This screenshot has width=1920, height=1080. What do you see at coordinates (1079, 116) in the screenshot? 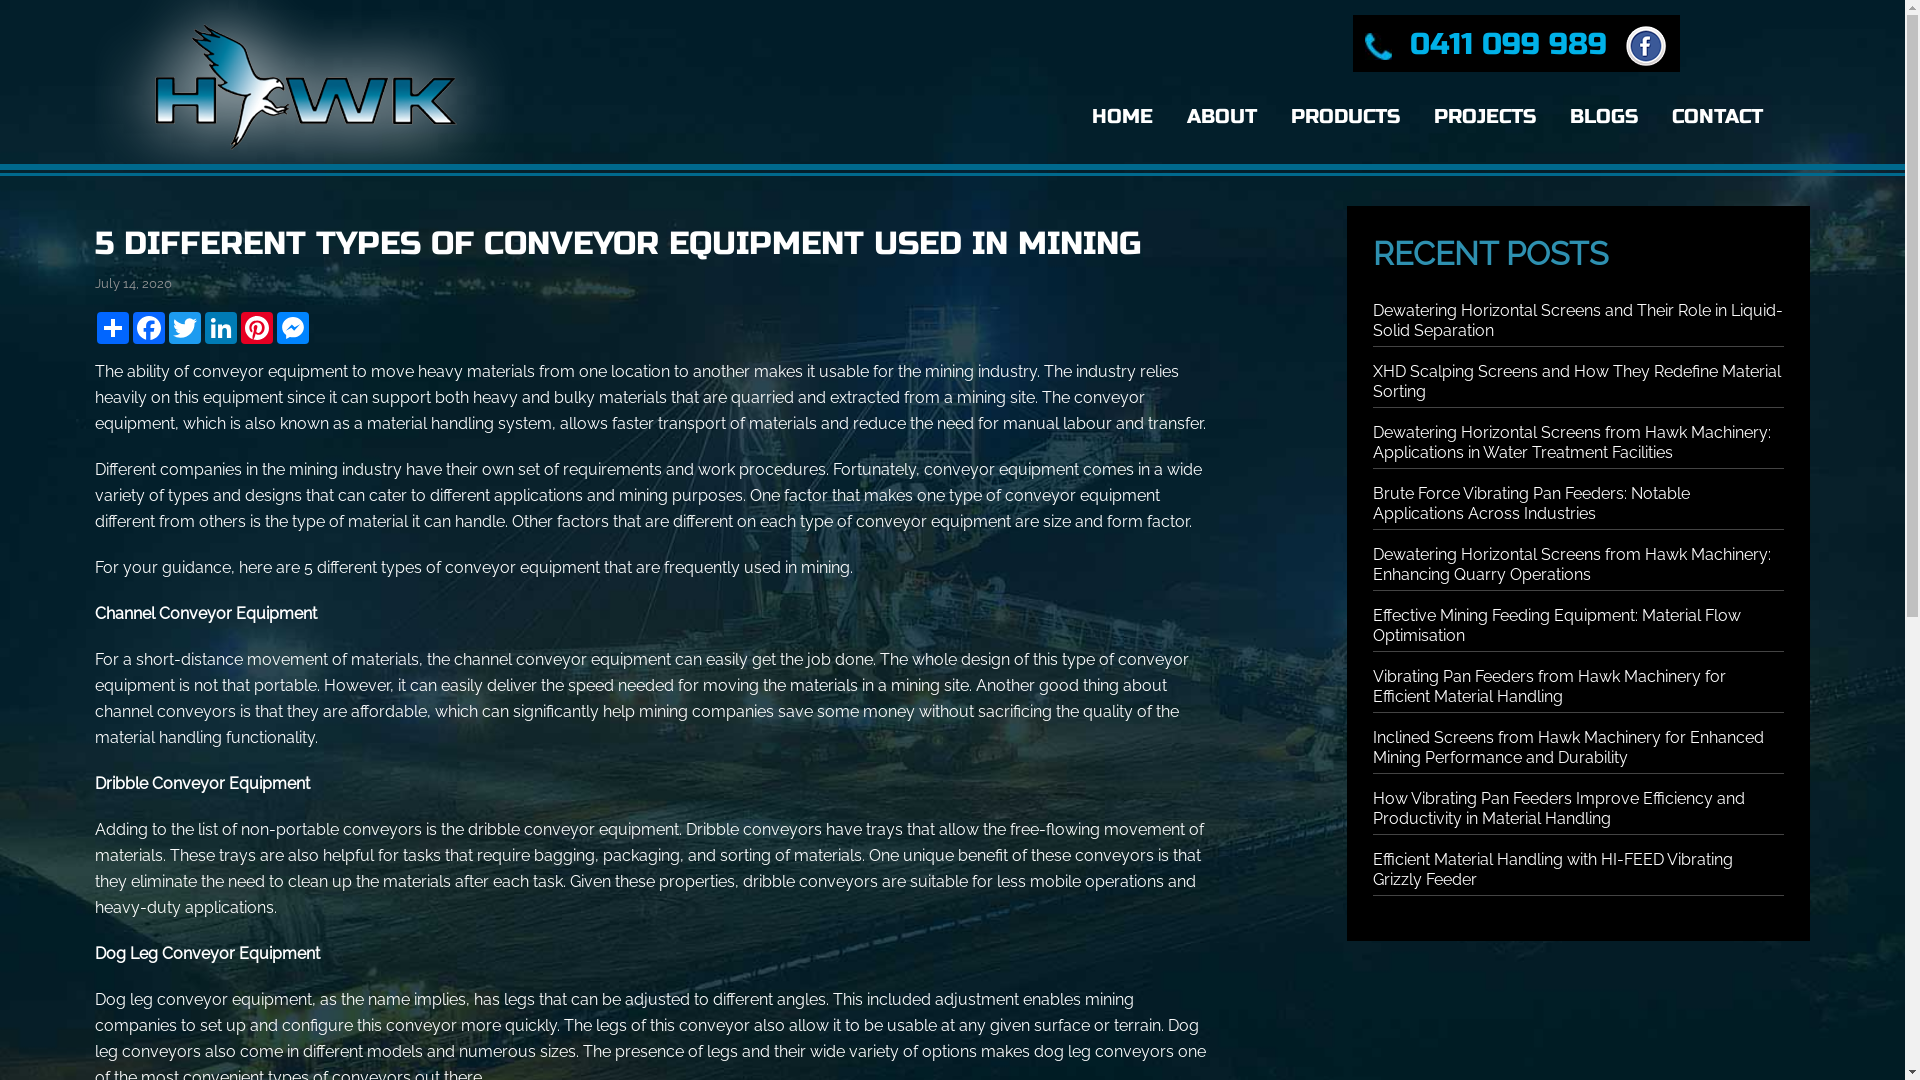
I see `'HOME'` at bounding box center [1079, 116].